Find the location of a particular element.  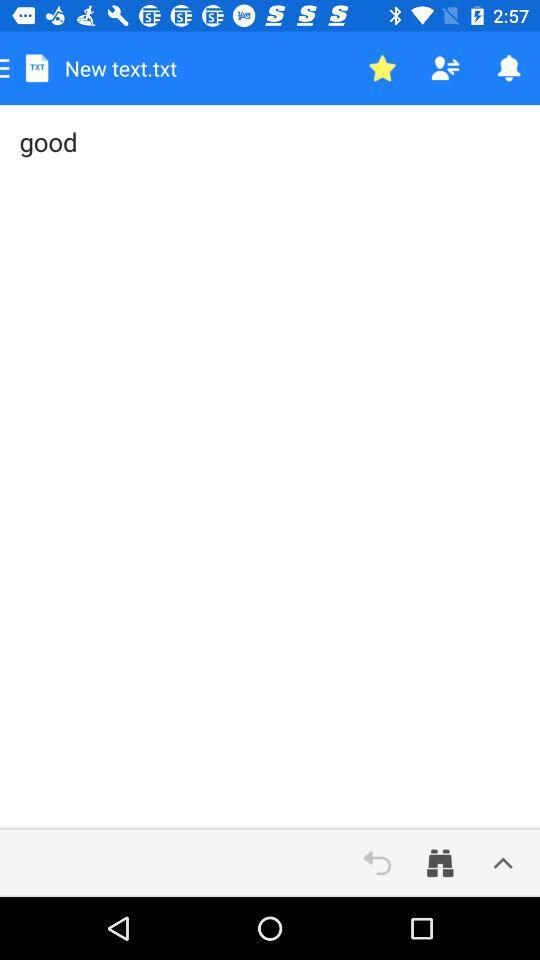

item next to new text.txt is located at coordinates (382, 68).